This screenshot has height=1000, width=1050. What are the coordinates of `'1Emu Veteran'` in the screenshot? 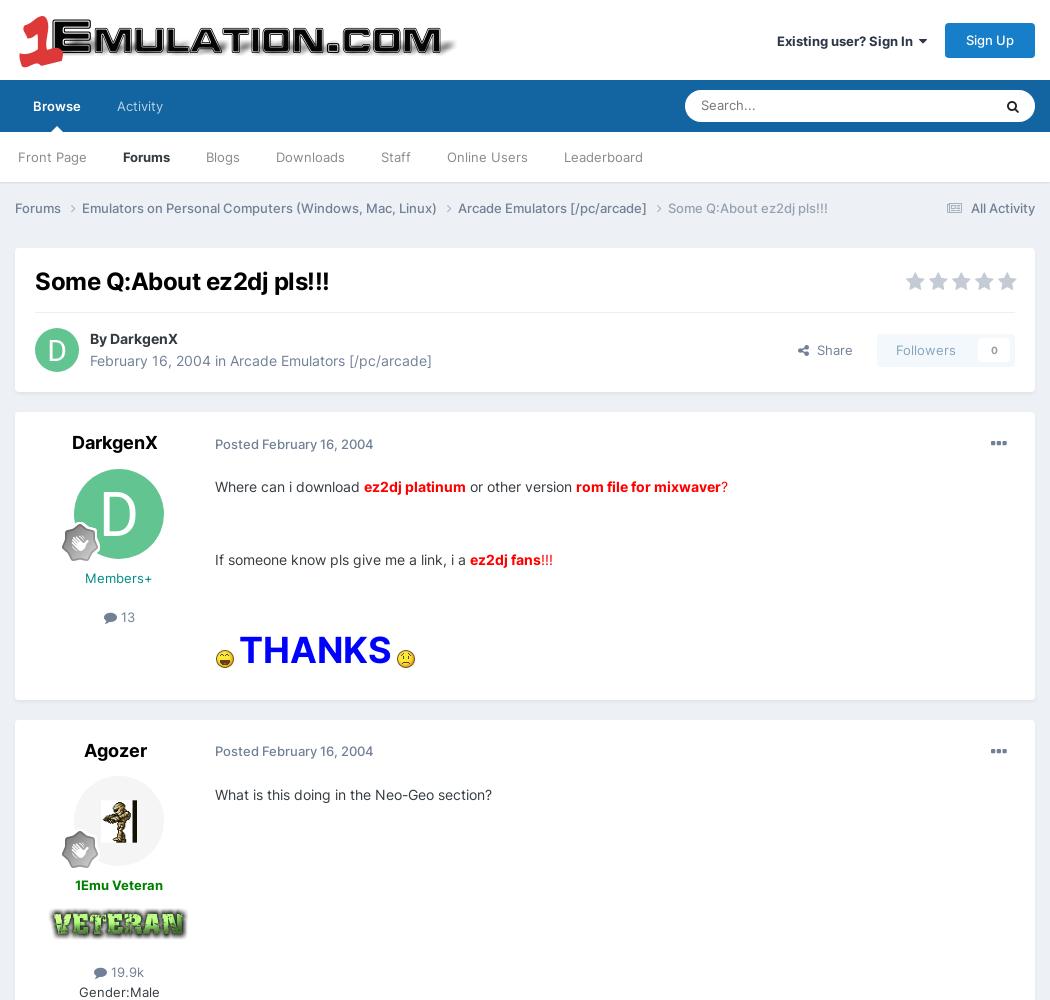 It's located at (117, 884).